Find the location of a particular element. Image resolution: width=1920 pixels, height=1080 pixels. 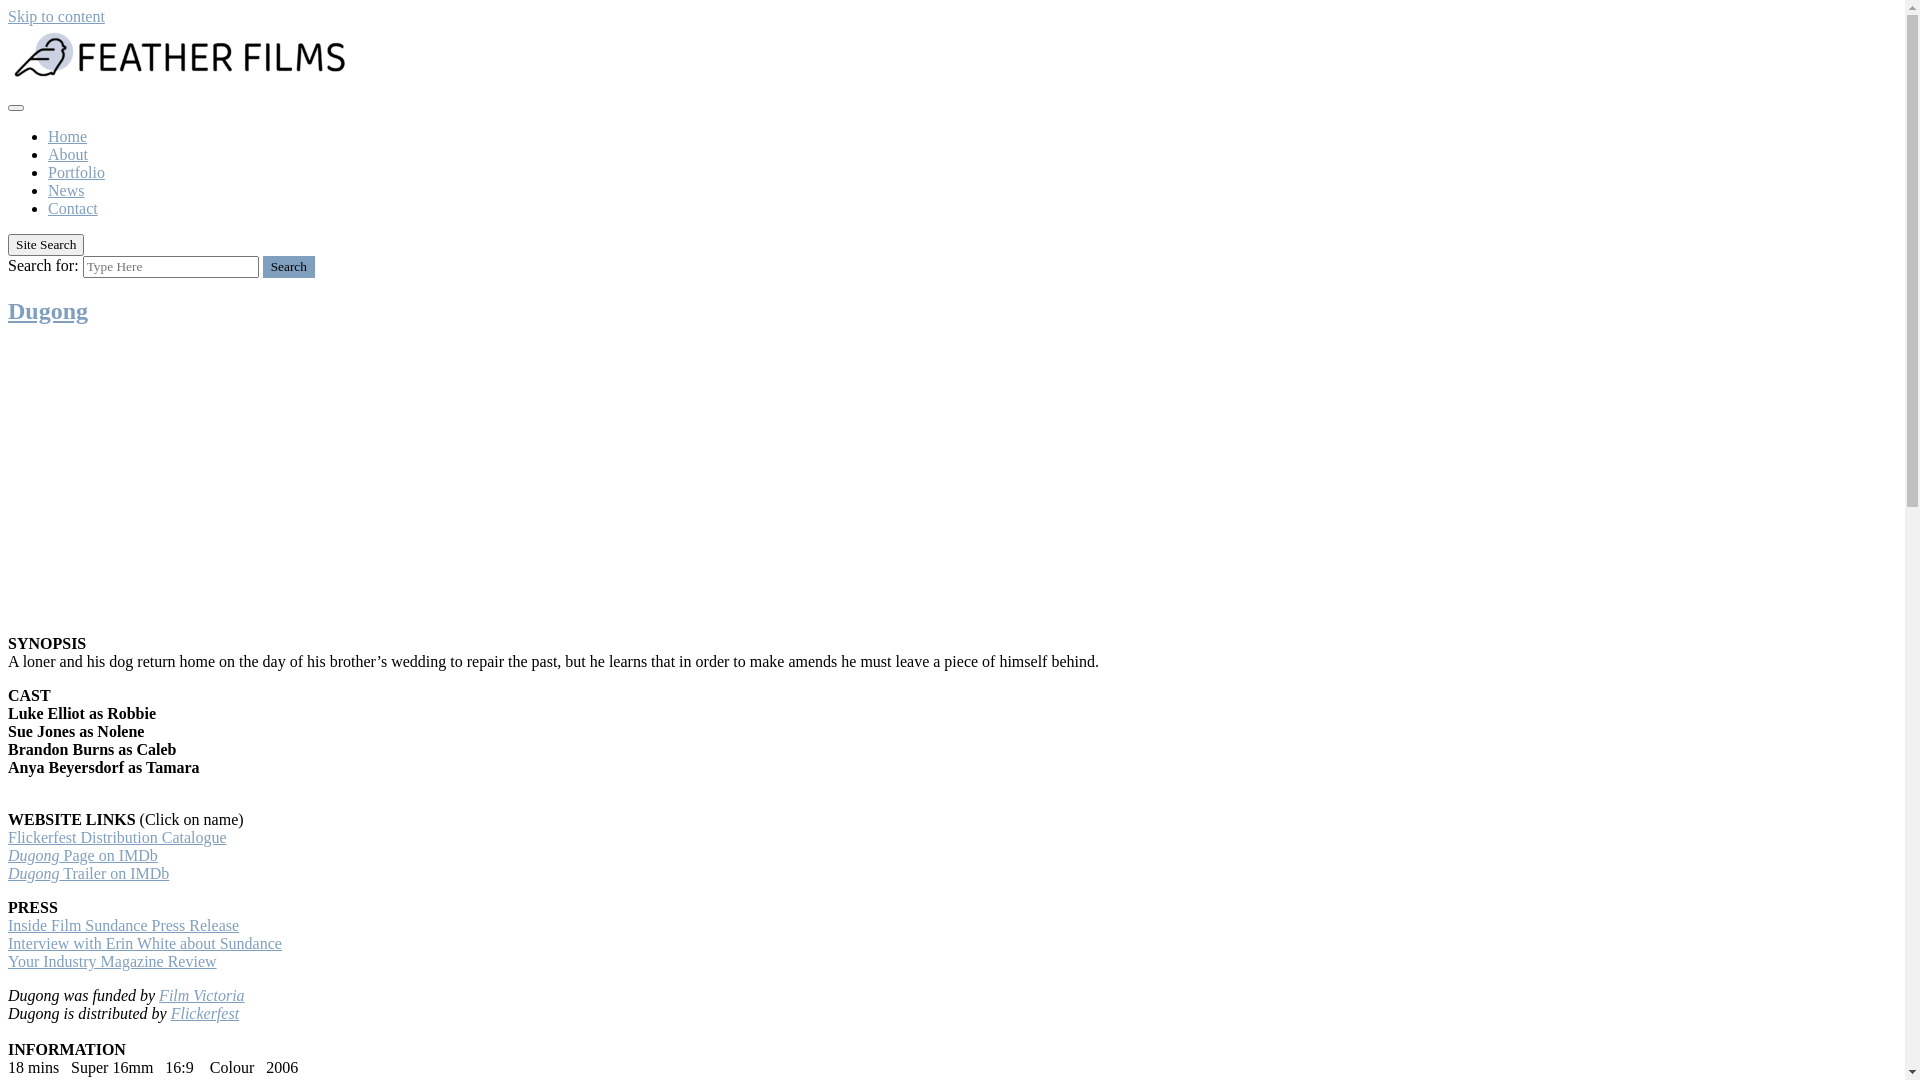

'Film Victoria' is located at coordinates (201, 995).